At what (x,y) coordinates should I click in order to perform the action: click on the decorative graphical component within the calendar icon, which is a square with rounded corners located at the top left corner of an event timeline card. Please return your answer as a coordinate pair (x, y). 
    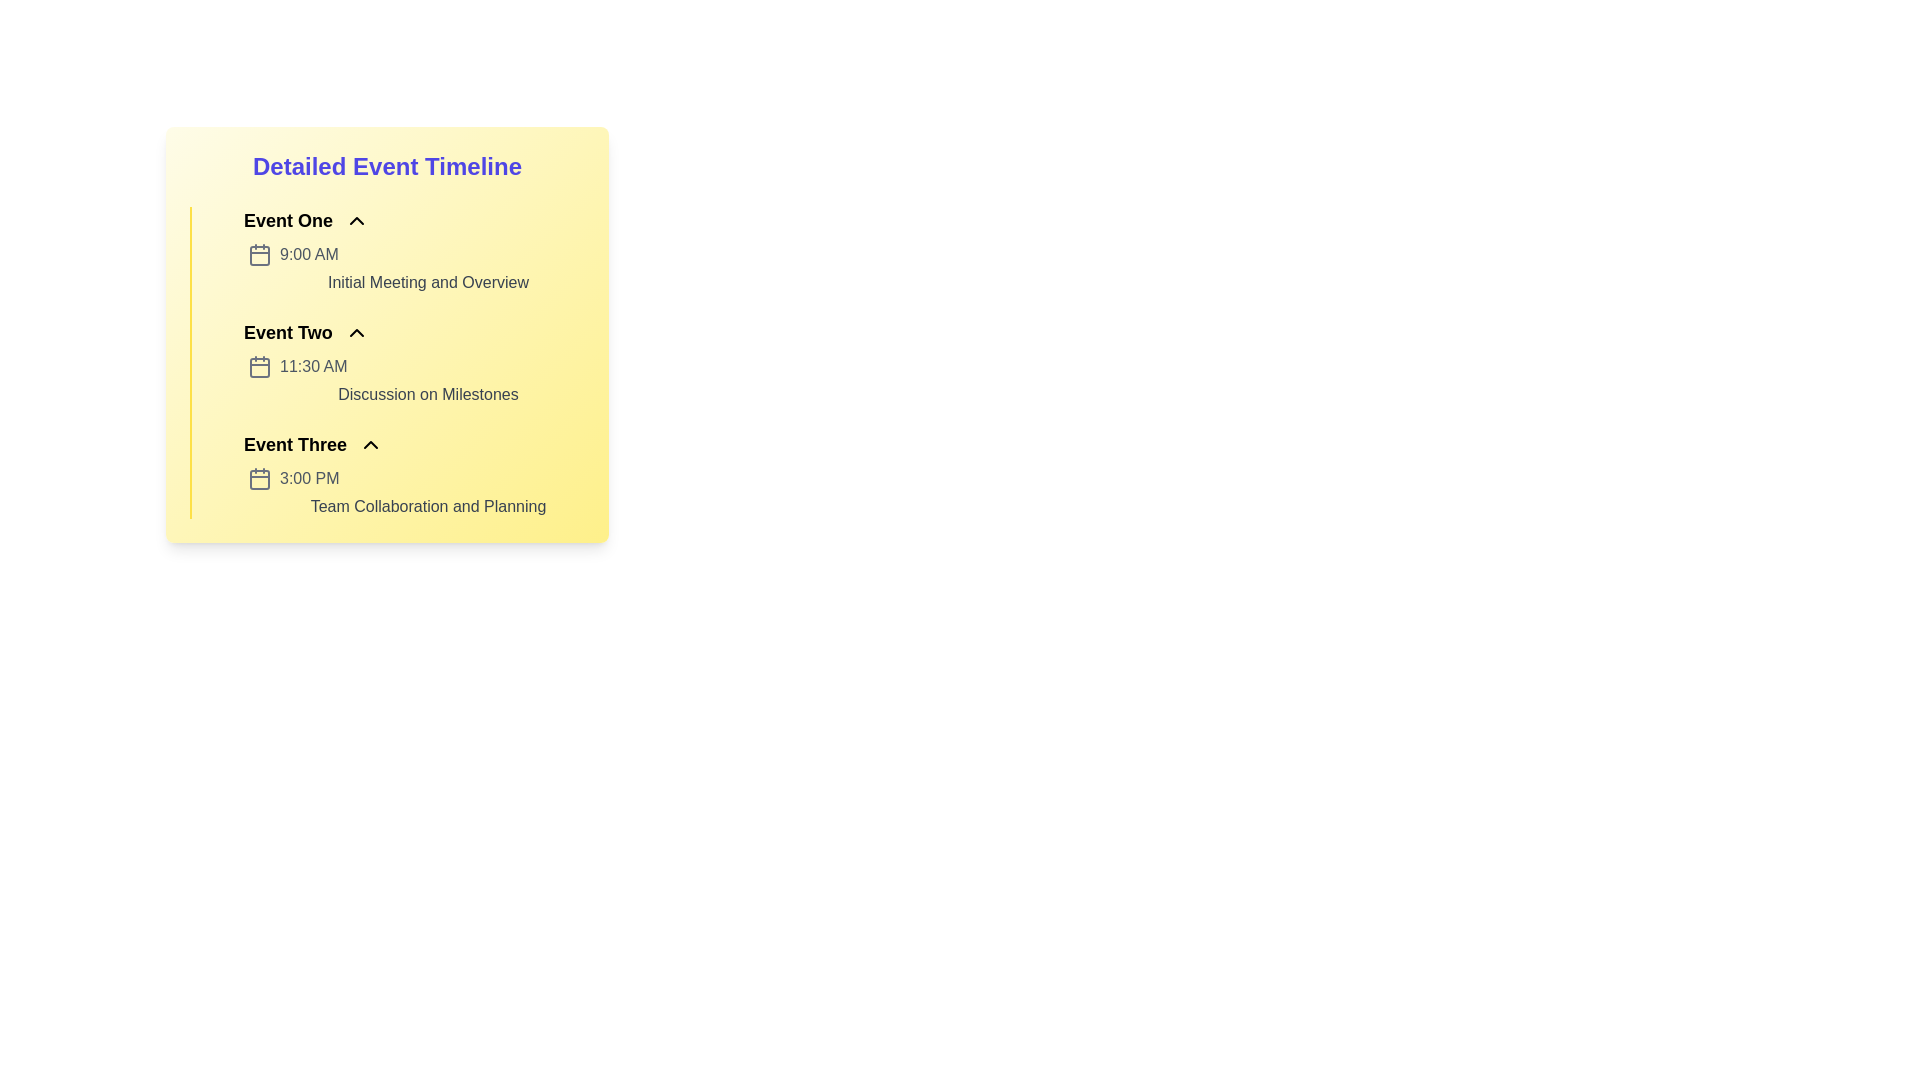
    Looking at the image, I should click on (258, 254).